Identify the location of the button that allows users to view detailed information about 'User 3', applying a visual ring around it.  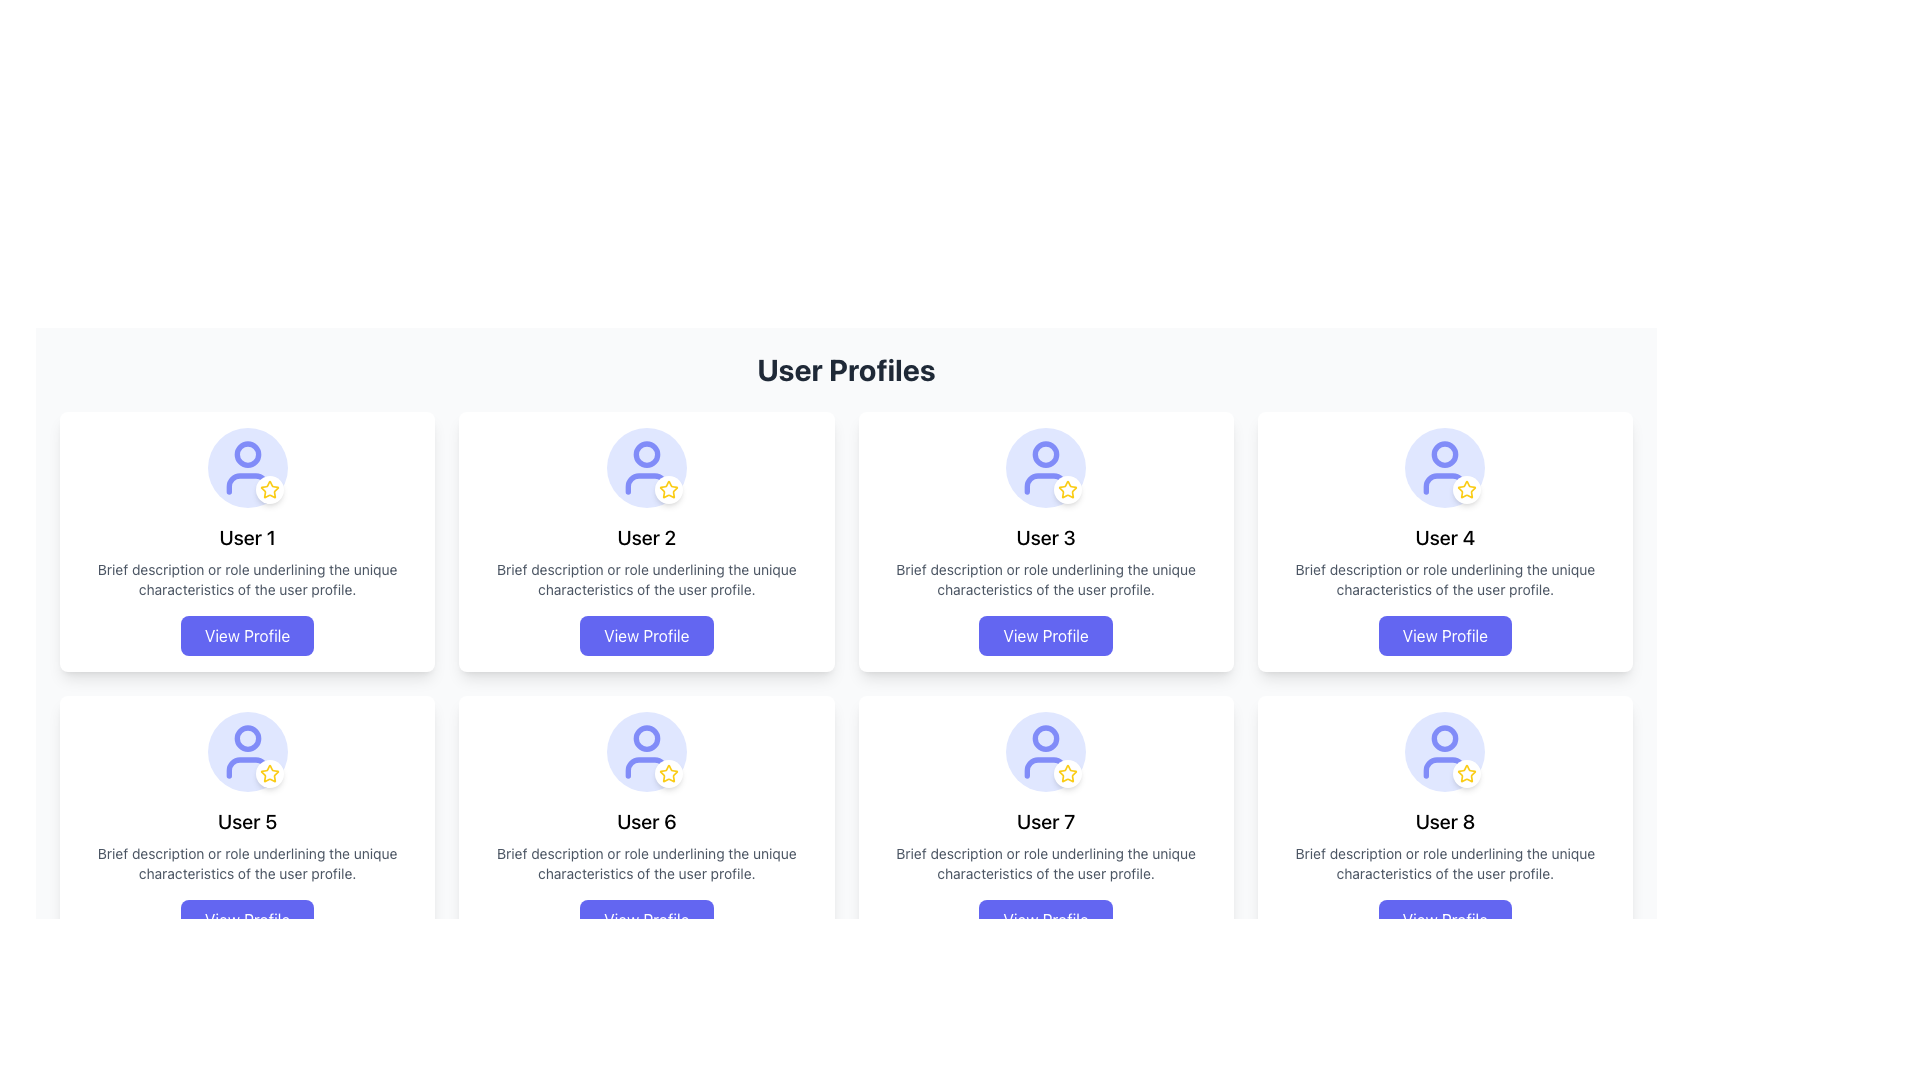
(1045, 636).